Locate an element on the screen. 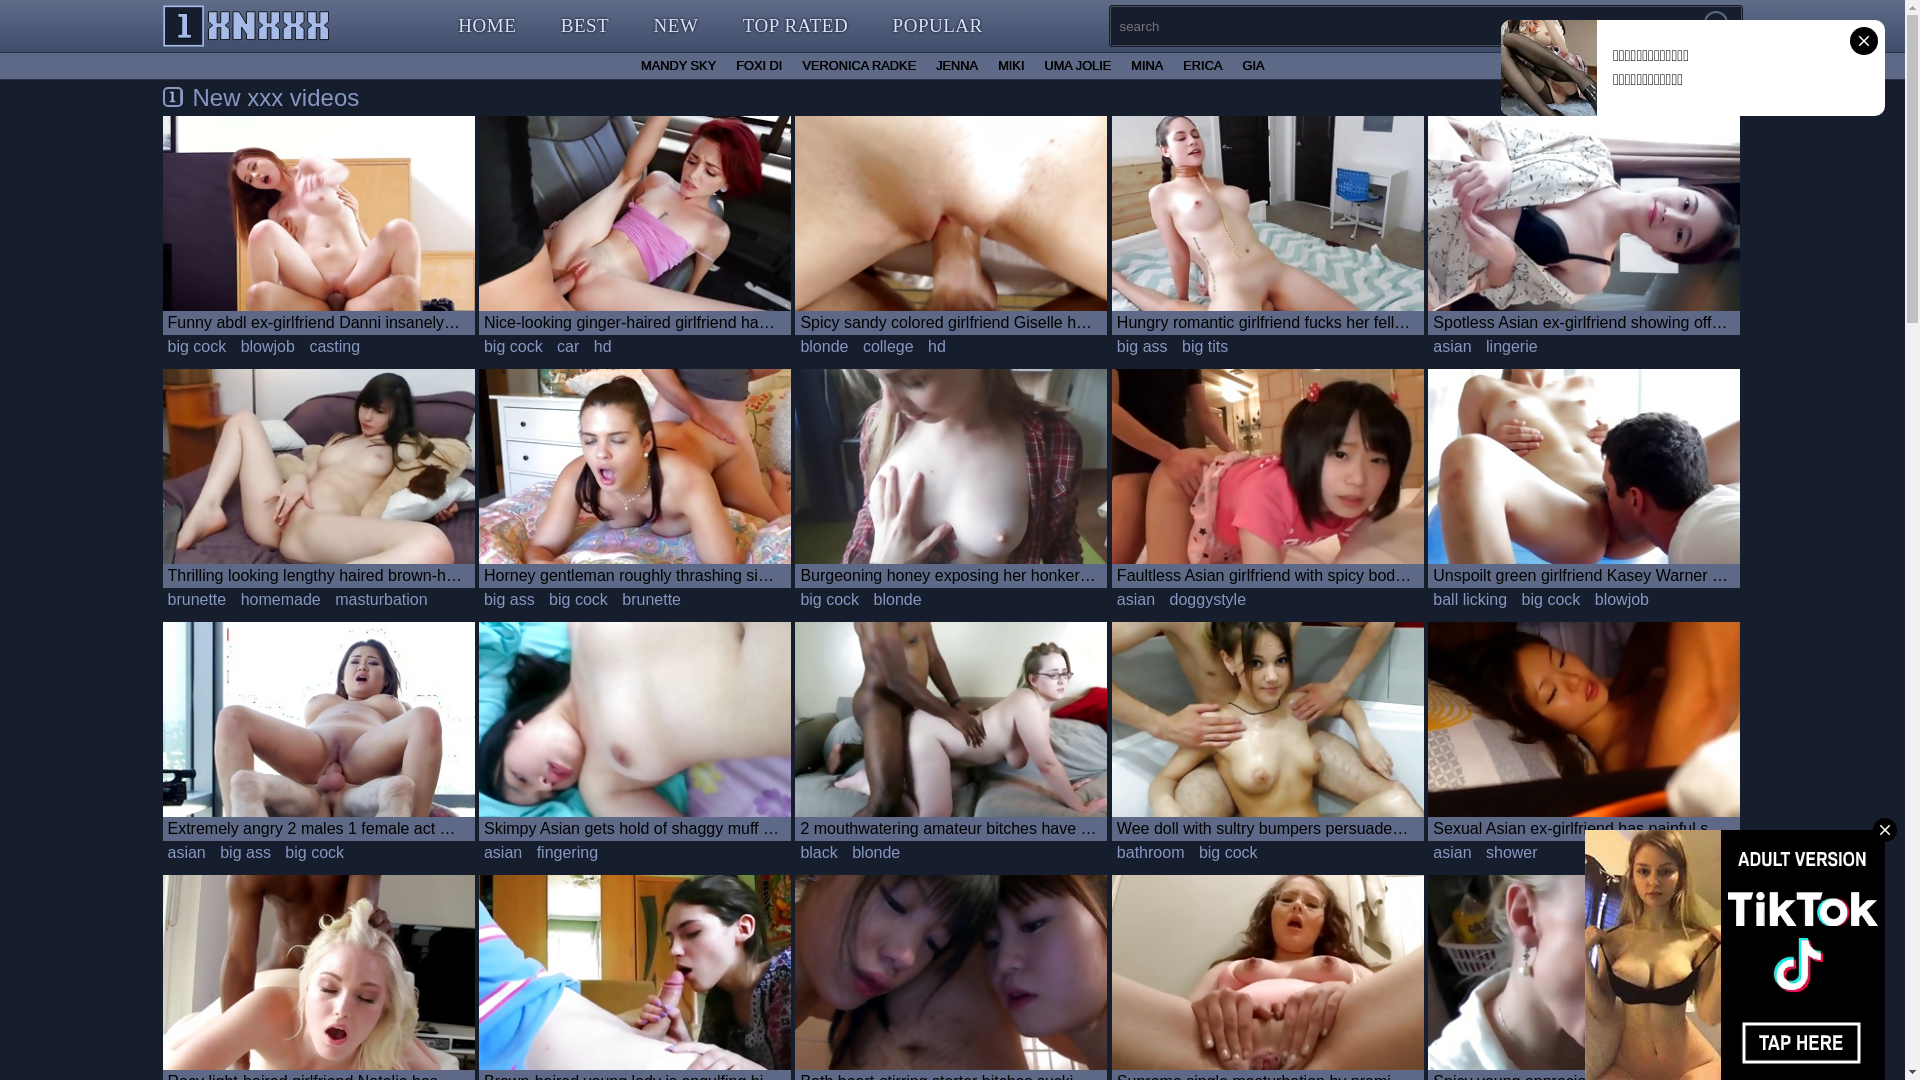  'MIKI' is located at coordinates (988, 64).